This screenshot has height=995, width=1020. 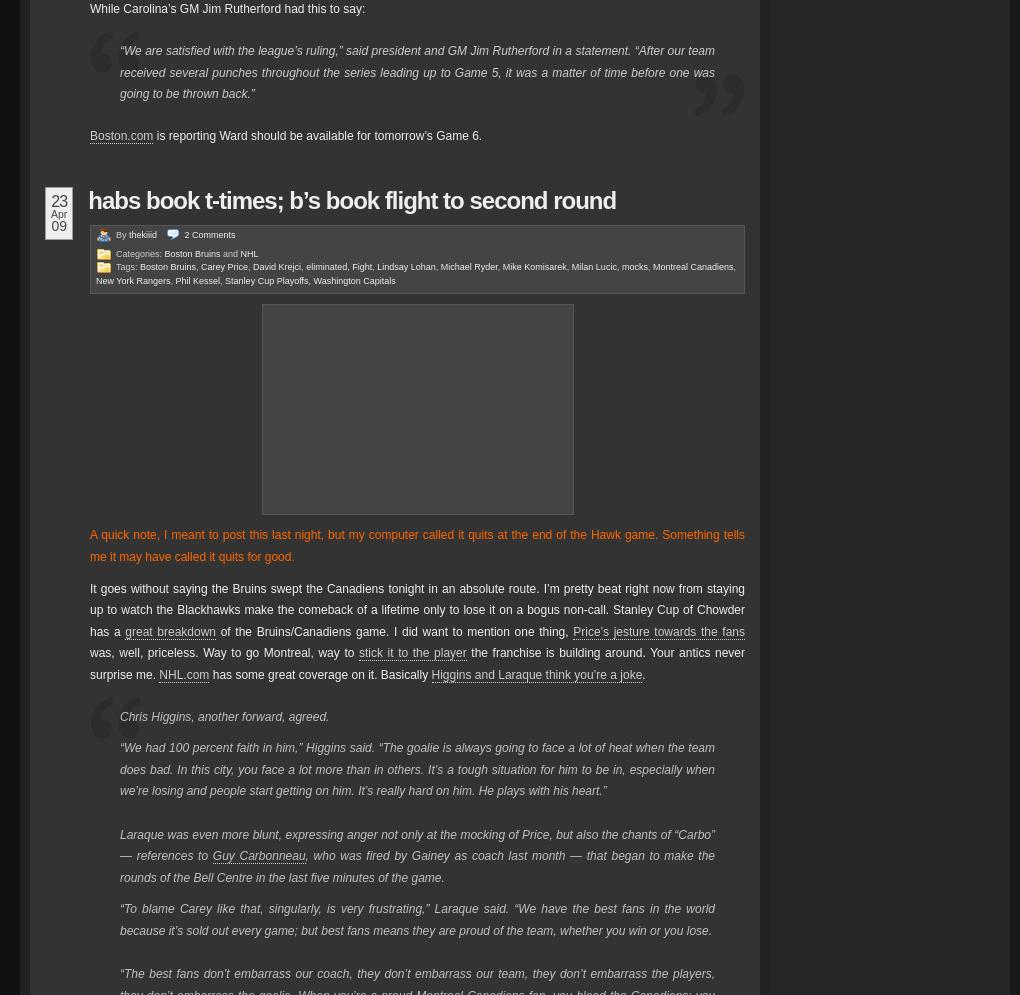 I want to click on '23', so click(x=58, y=200).